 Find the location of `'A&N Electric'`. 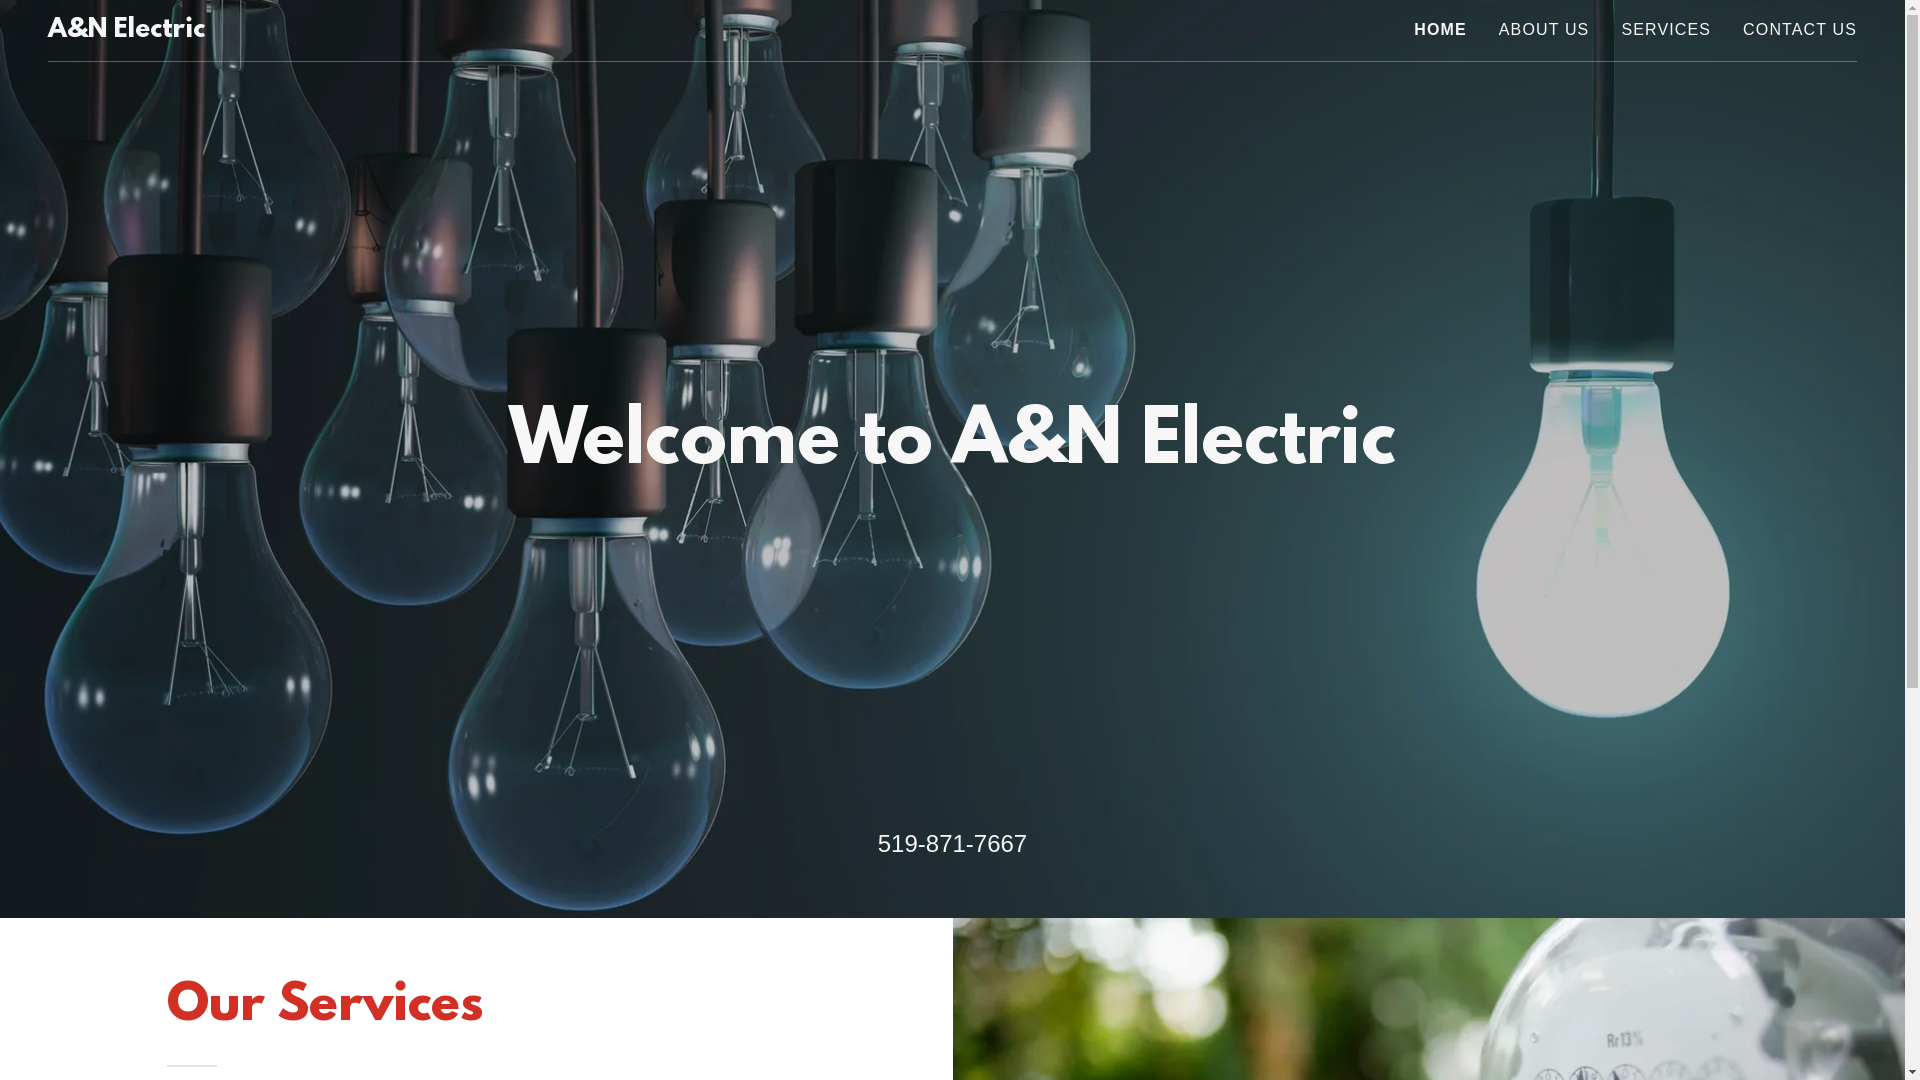

'A&N Electric' is located at coordinates (125, 30).